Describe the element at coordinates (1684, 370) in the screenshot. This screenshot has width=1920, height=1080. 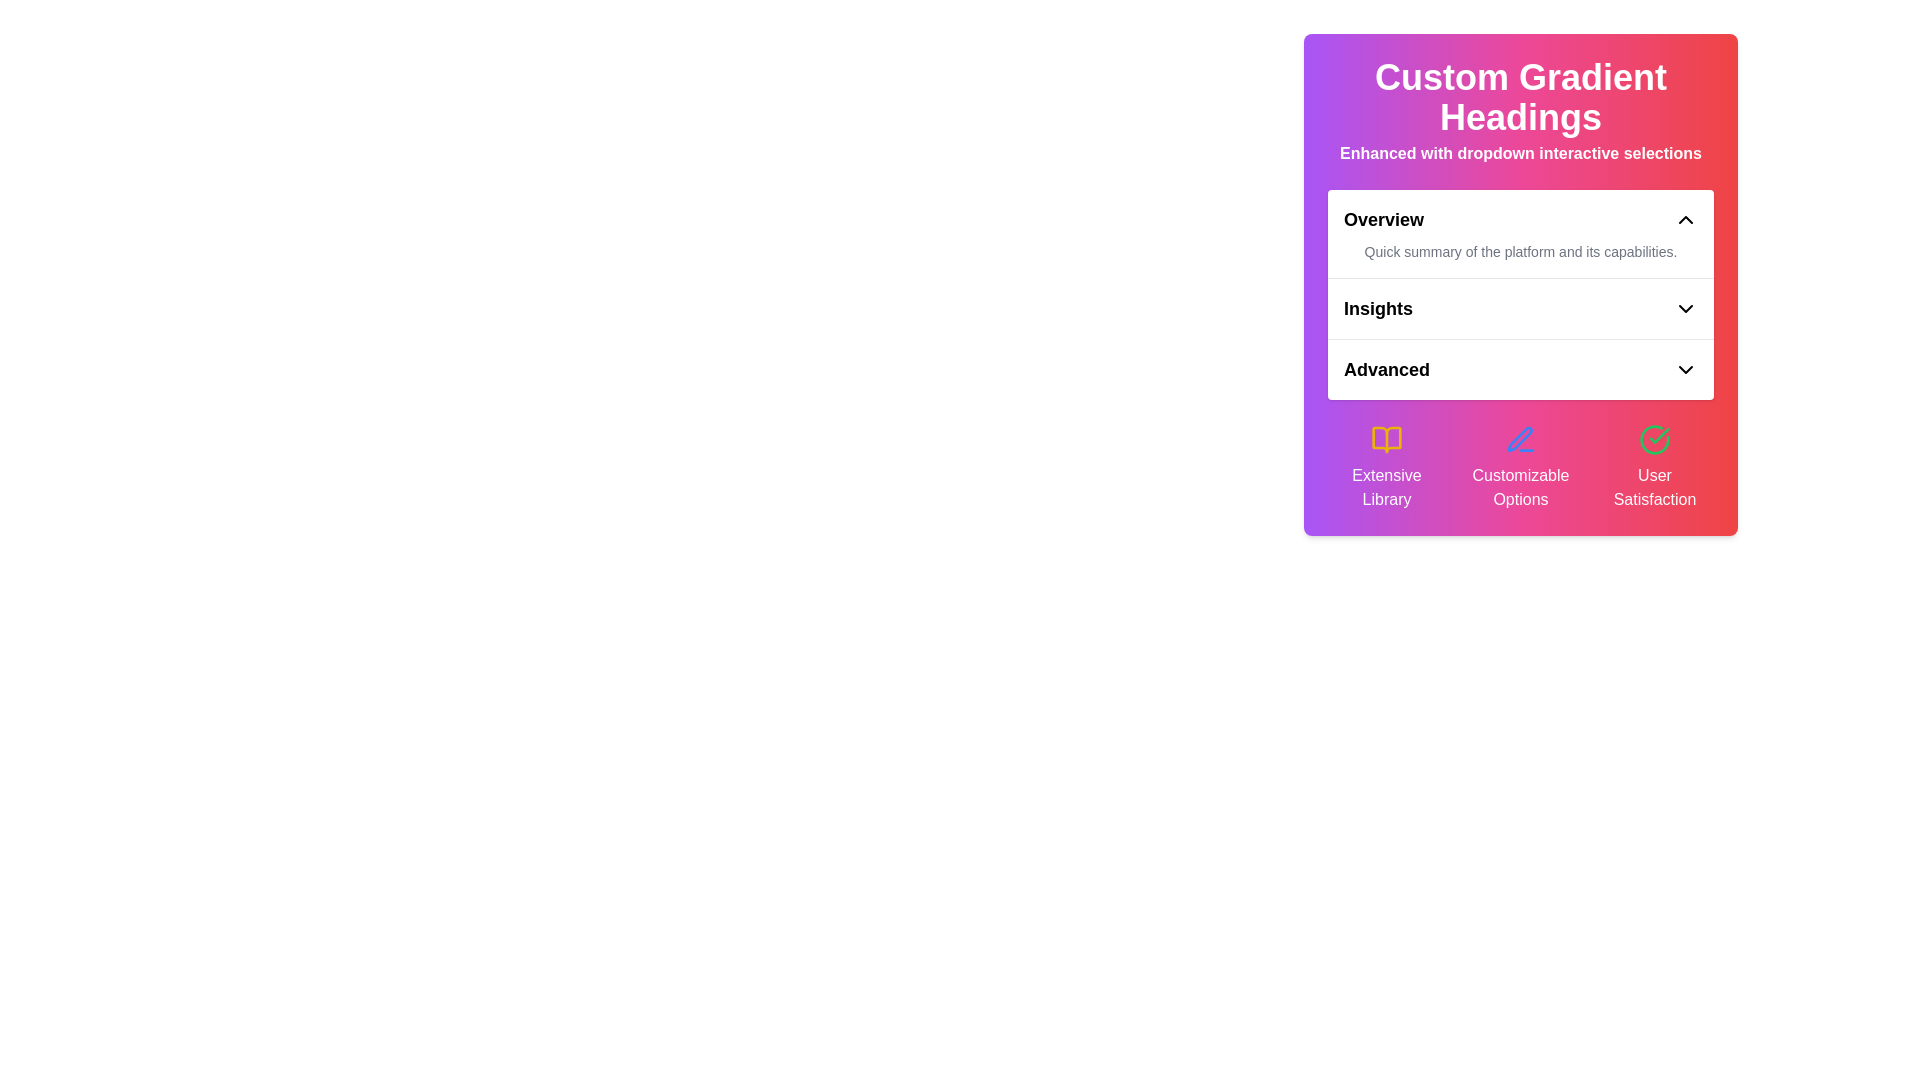
I see `the chevron-down icon located at the rightmost part of the 'Advanced' header` at that location.